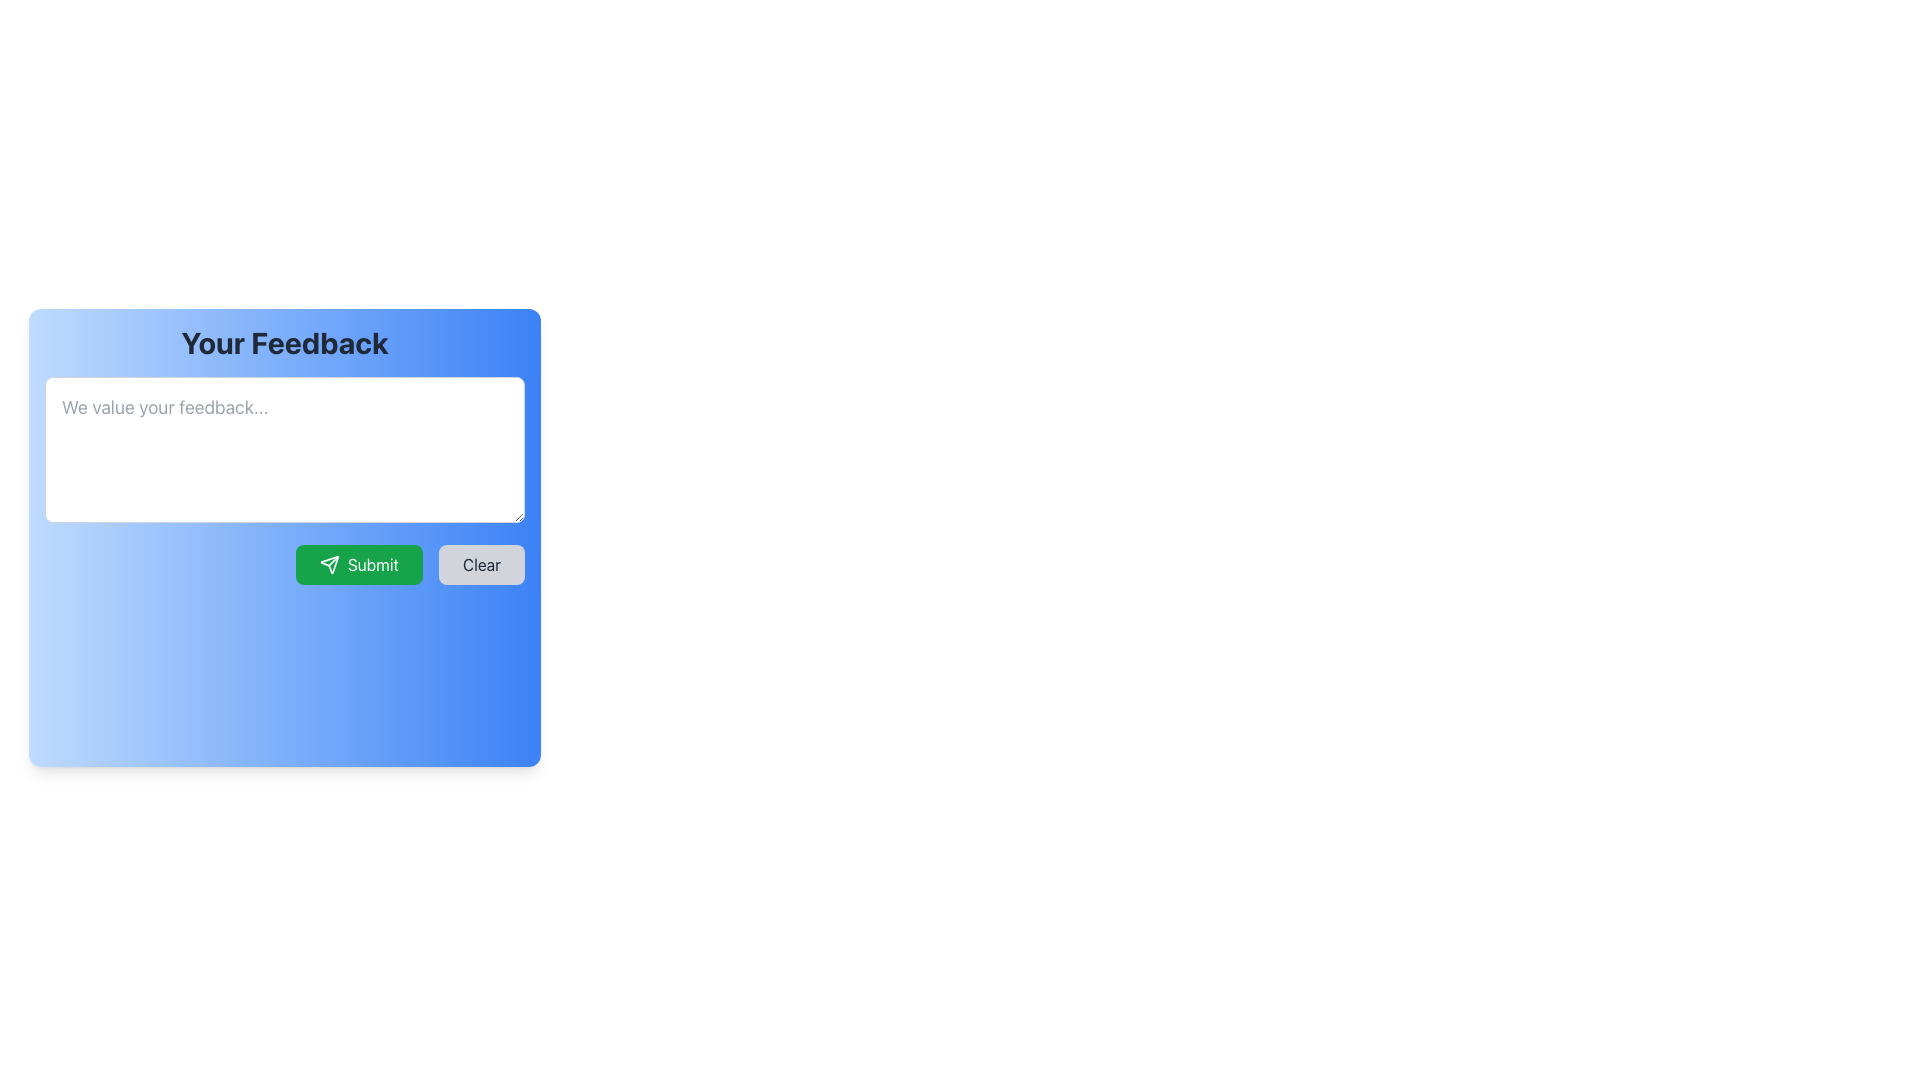  I want to click on the rectangular 'Clear' button with a light gray background and rounded corners, located to the right of the 'Submit' button, so click(481, 564).